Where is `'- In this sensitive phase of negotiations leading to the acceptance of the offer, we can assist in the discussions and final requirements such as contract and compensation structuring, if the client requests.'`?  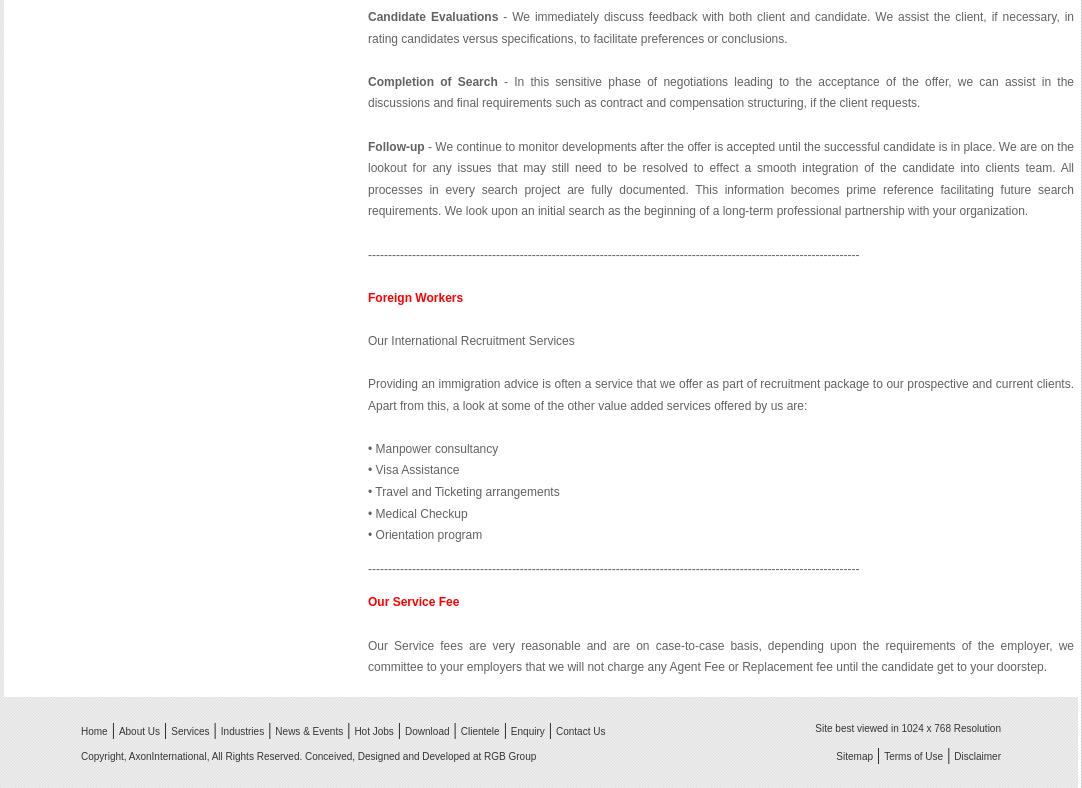
'- In this sensitive phase of negotiations leading to the acceptance of the offer, we can assist in the discussions and final requirements such as contract and compensation structuring, if the client requests.' is located at coordinates (720, 91).